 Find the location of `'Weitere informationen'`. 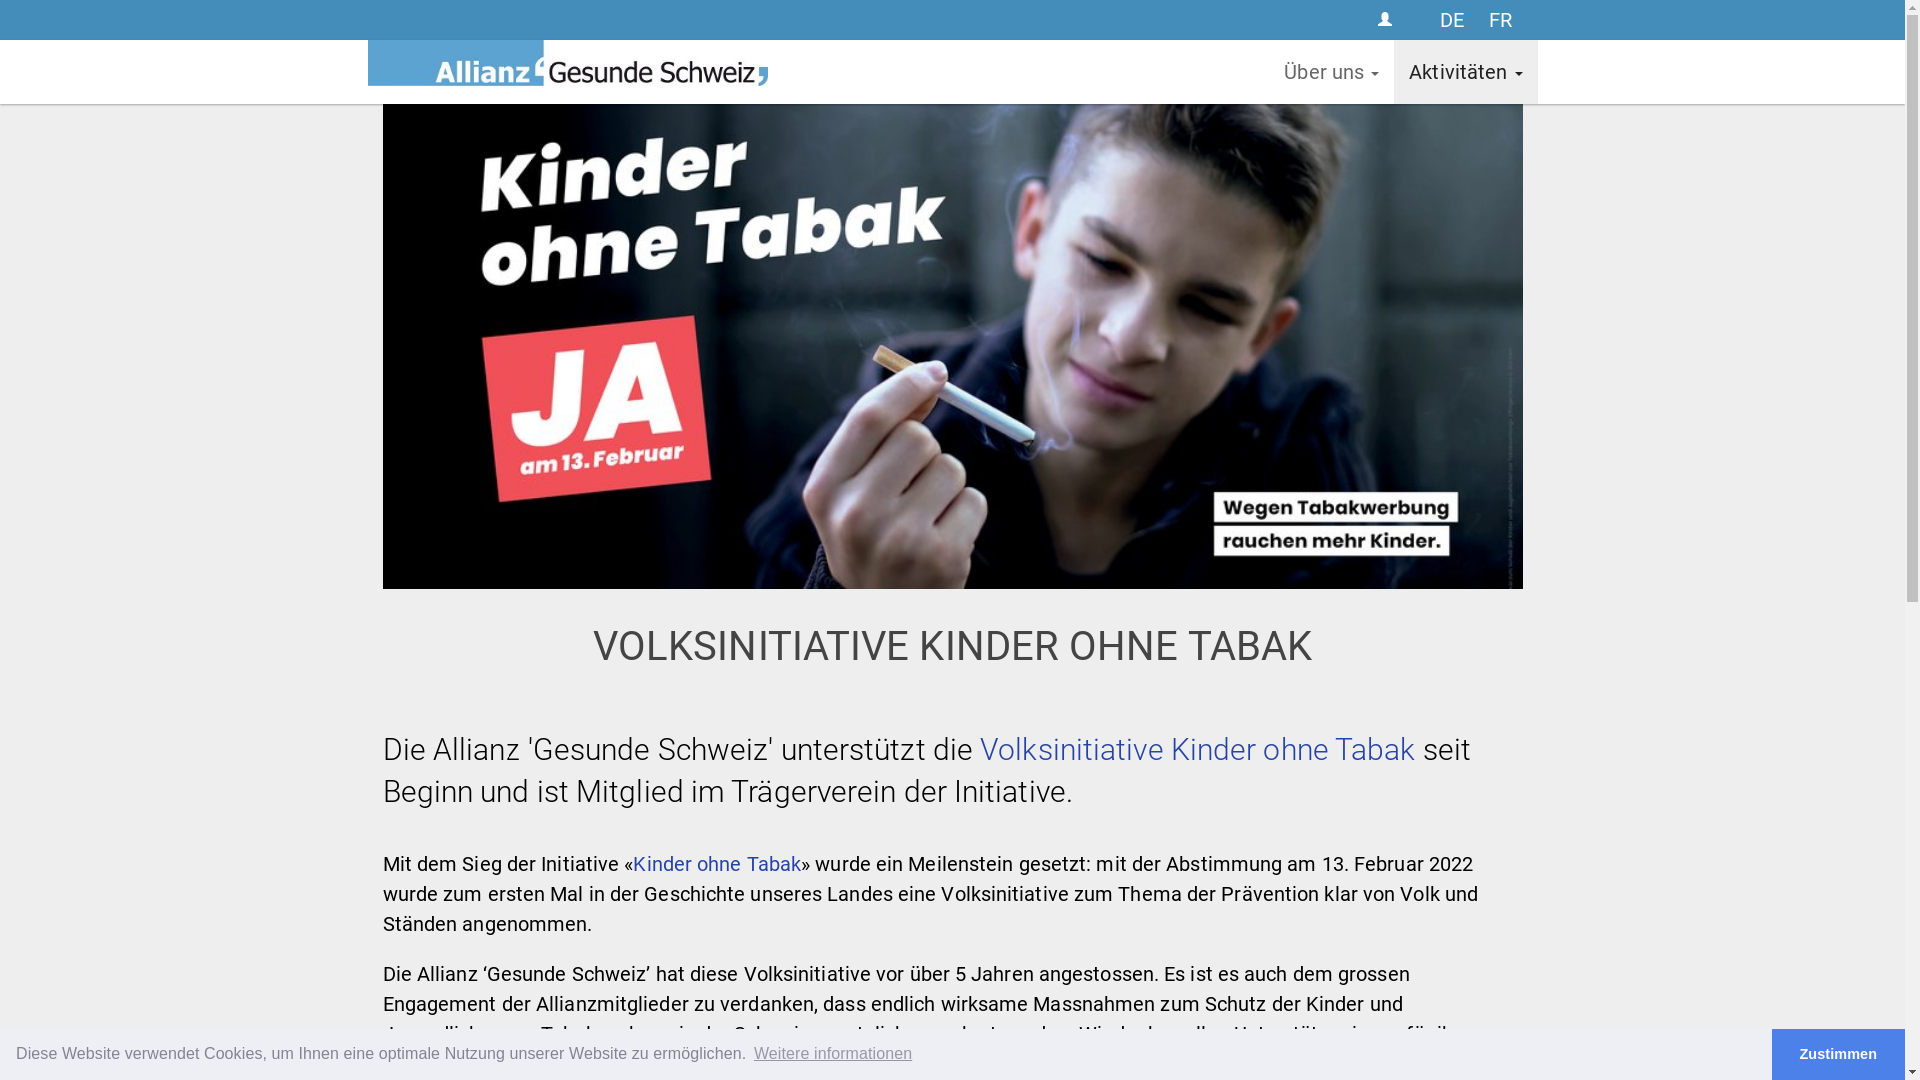

'Weitere informationen' is located at coordinates (833, 1052).